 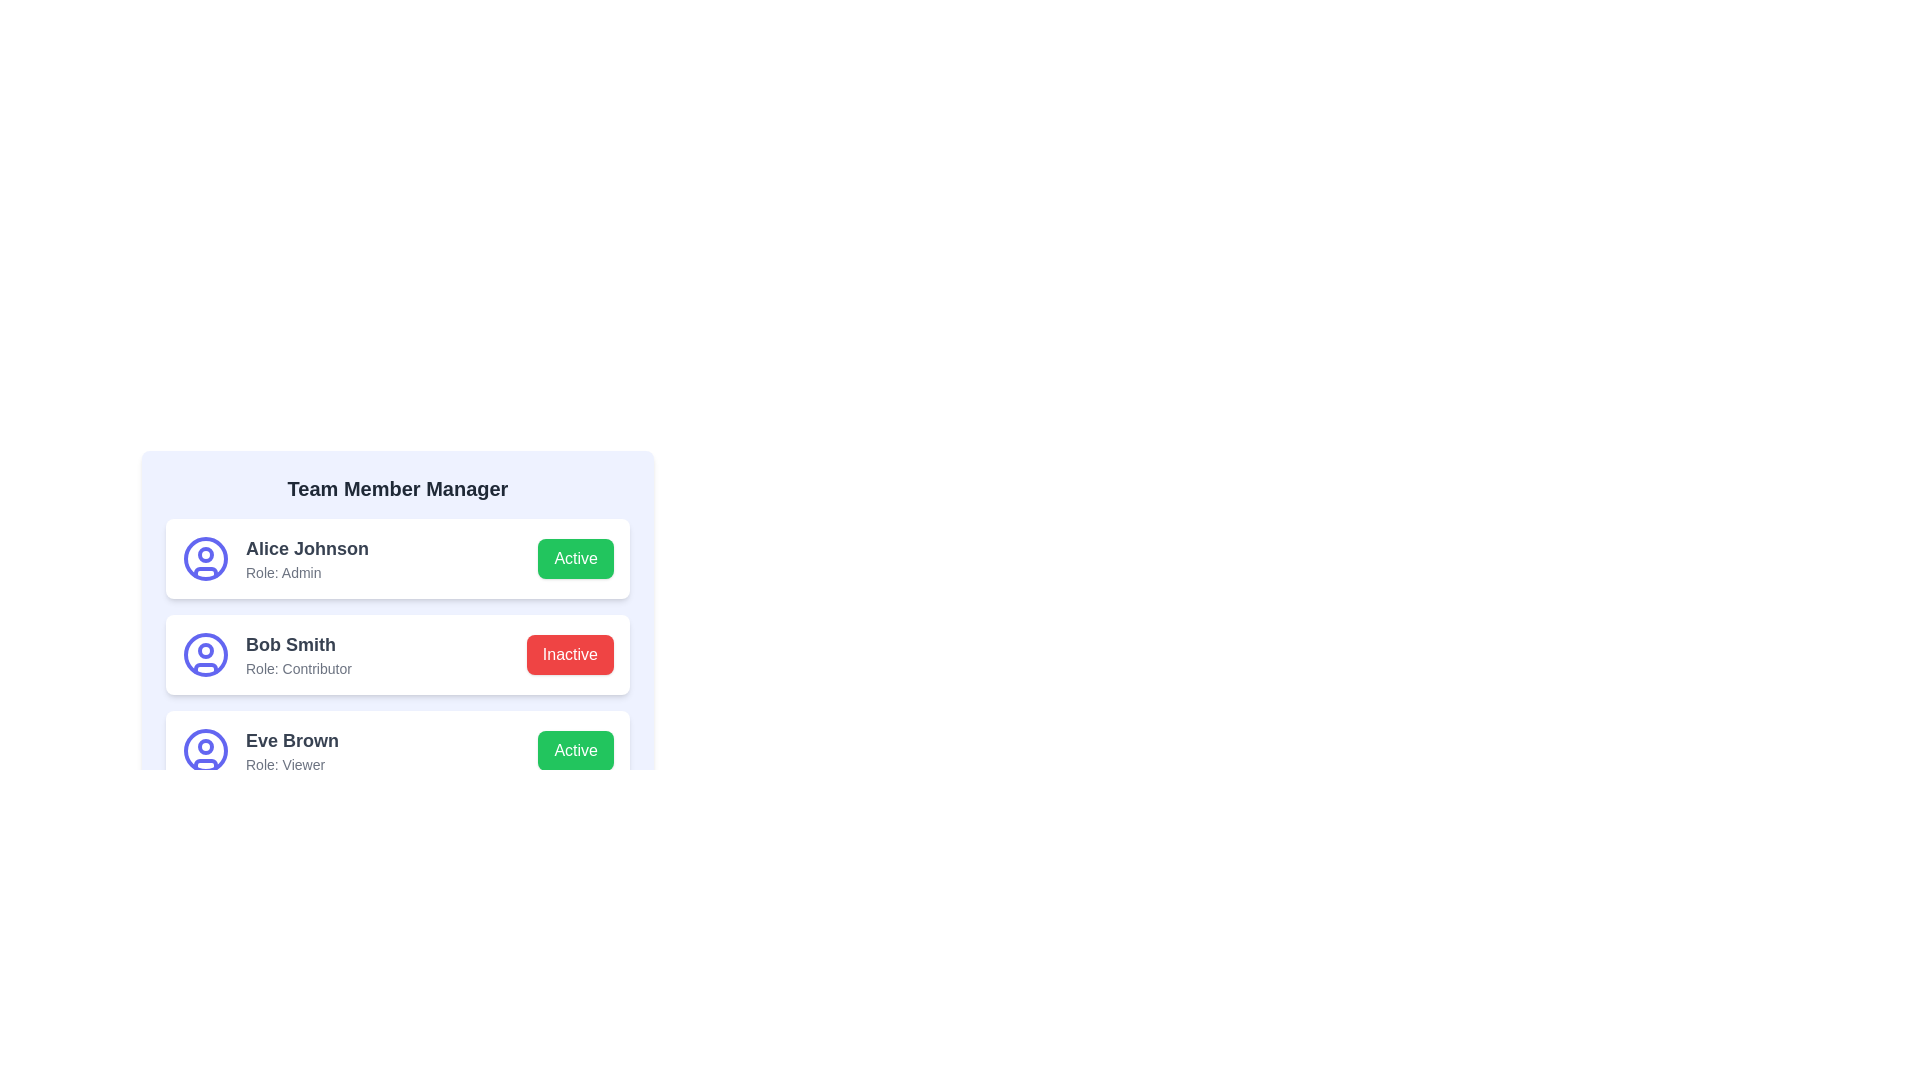 I want to click on the text label displaying the role information for the user 'Eve Brown', which indicates their designation as 'Viewer'. This label is located under the header 'Team Member Manager', immediately below 'Eve Brown', so click(x=291, y=764).